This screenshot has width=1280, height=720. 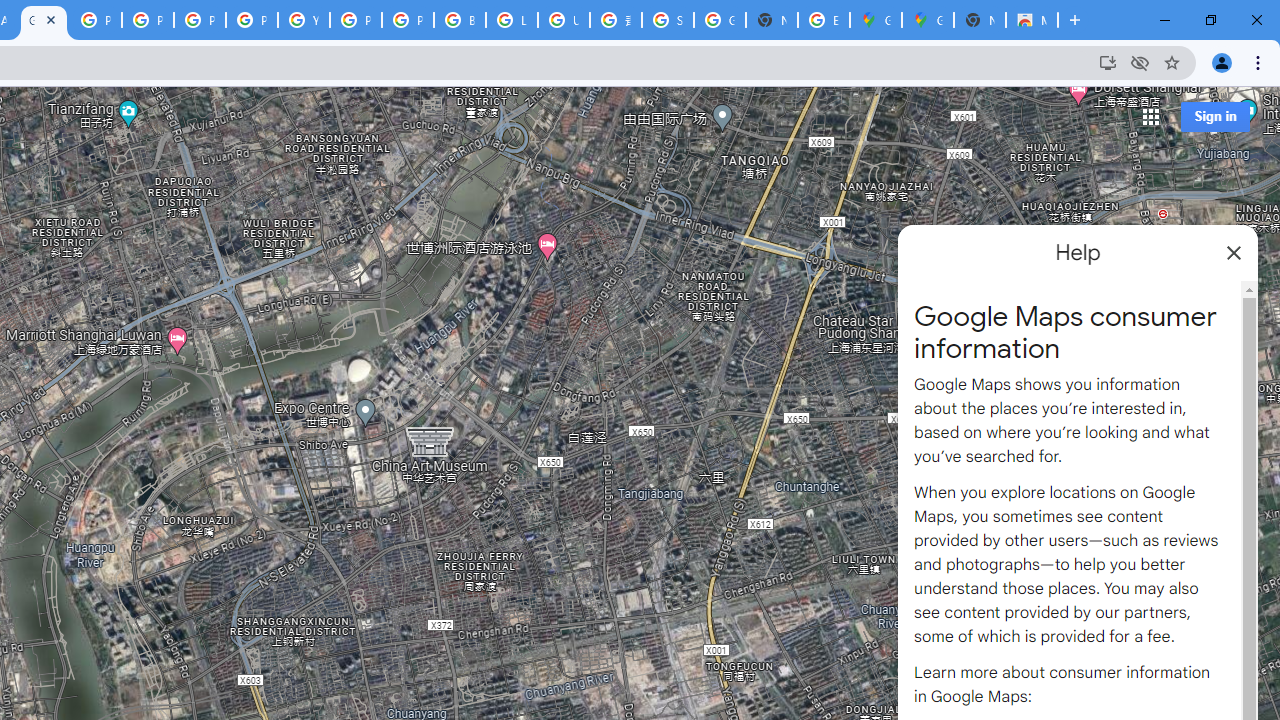 I want to click on 'Google Maps', so click(x=876, y=20).